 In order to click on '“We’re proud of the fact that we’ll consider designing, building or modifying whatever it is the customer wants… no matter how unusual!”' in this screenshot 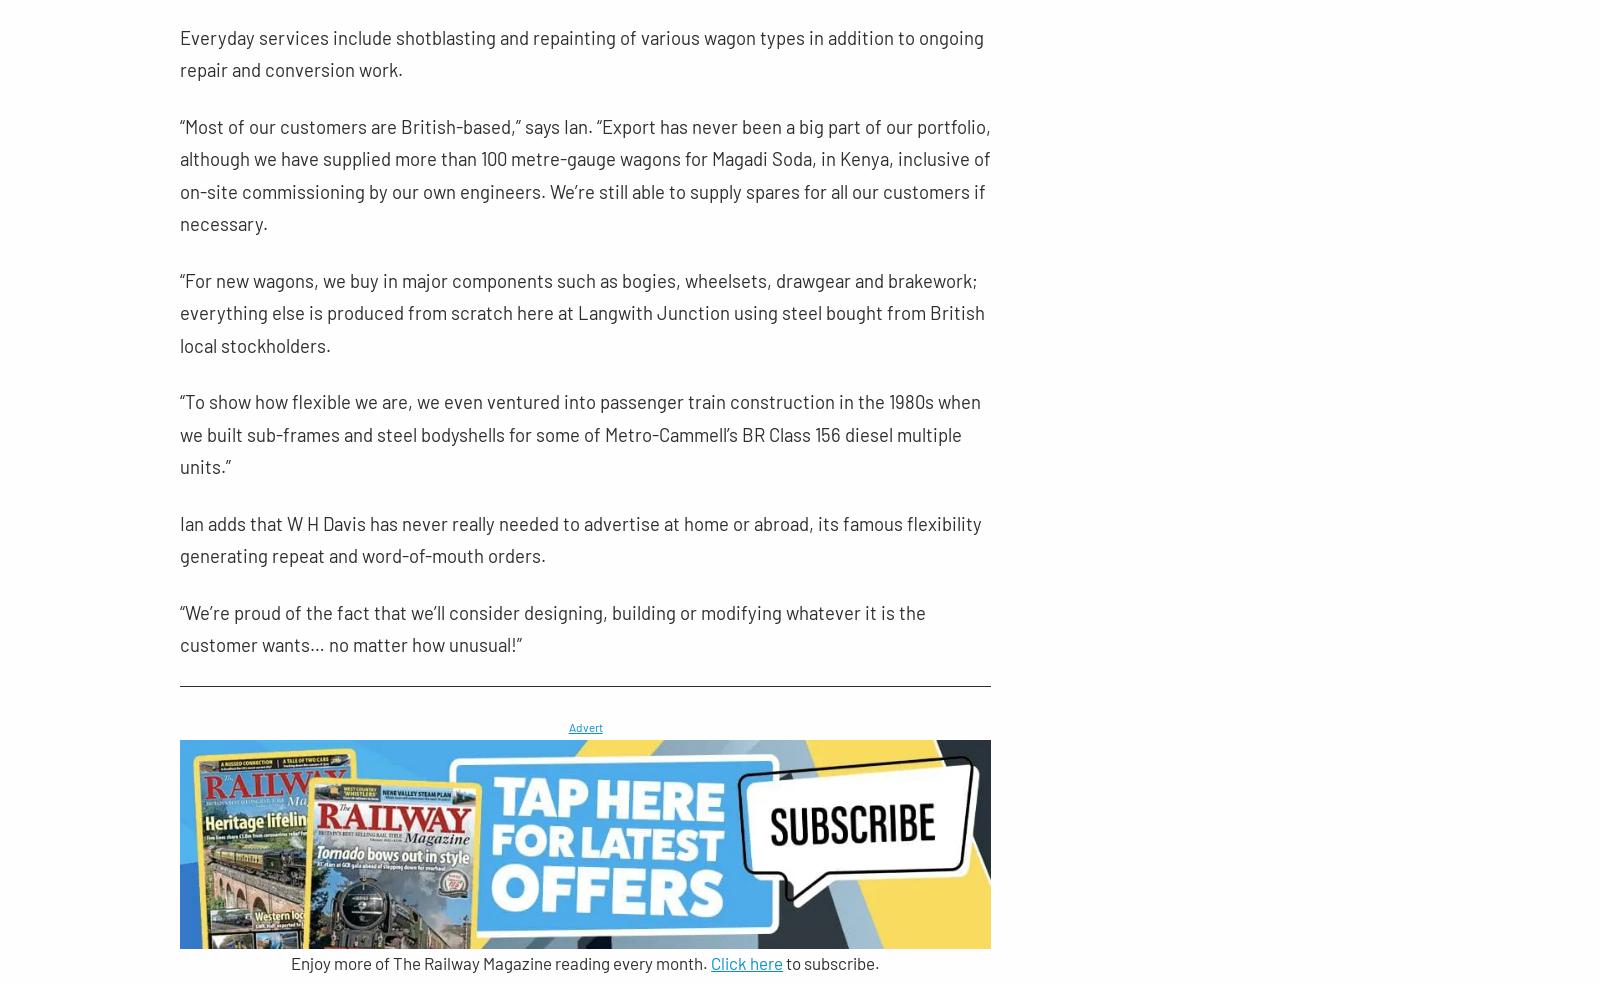, I will do `click(551, 627)`.